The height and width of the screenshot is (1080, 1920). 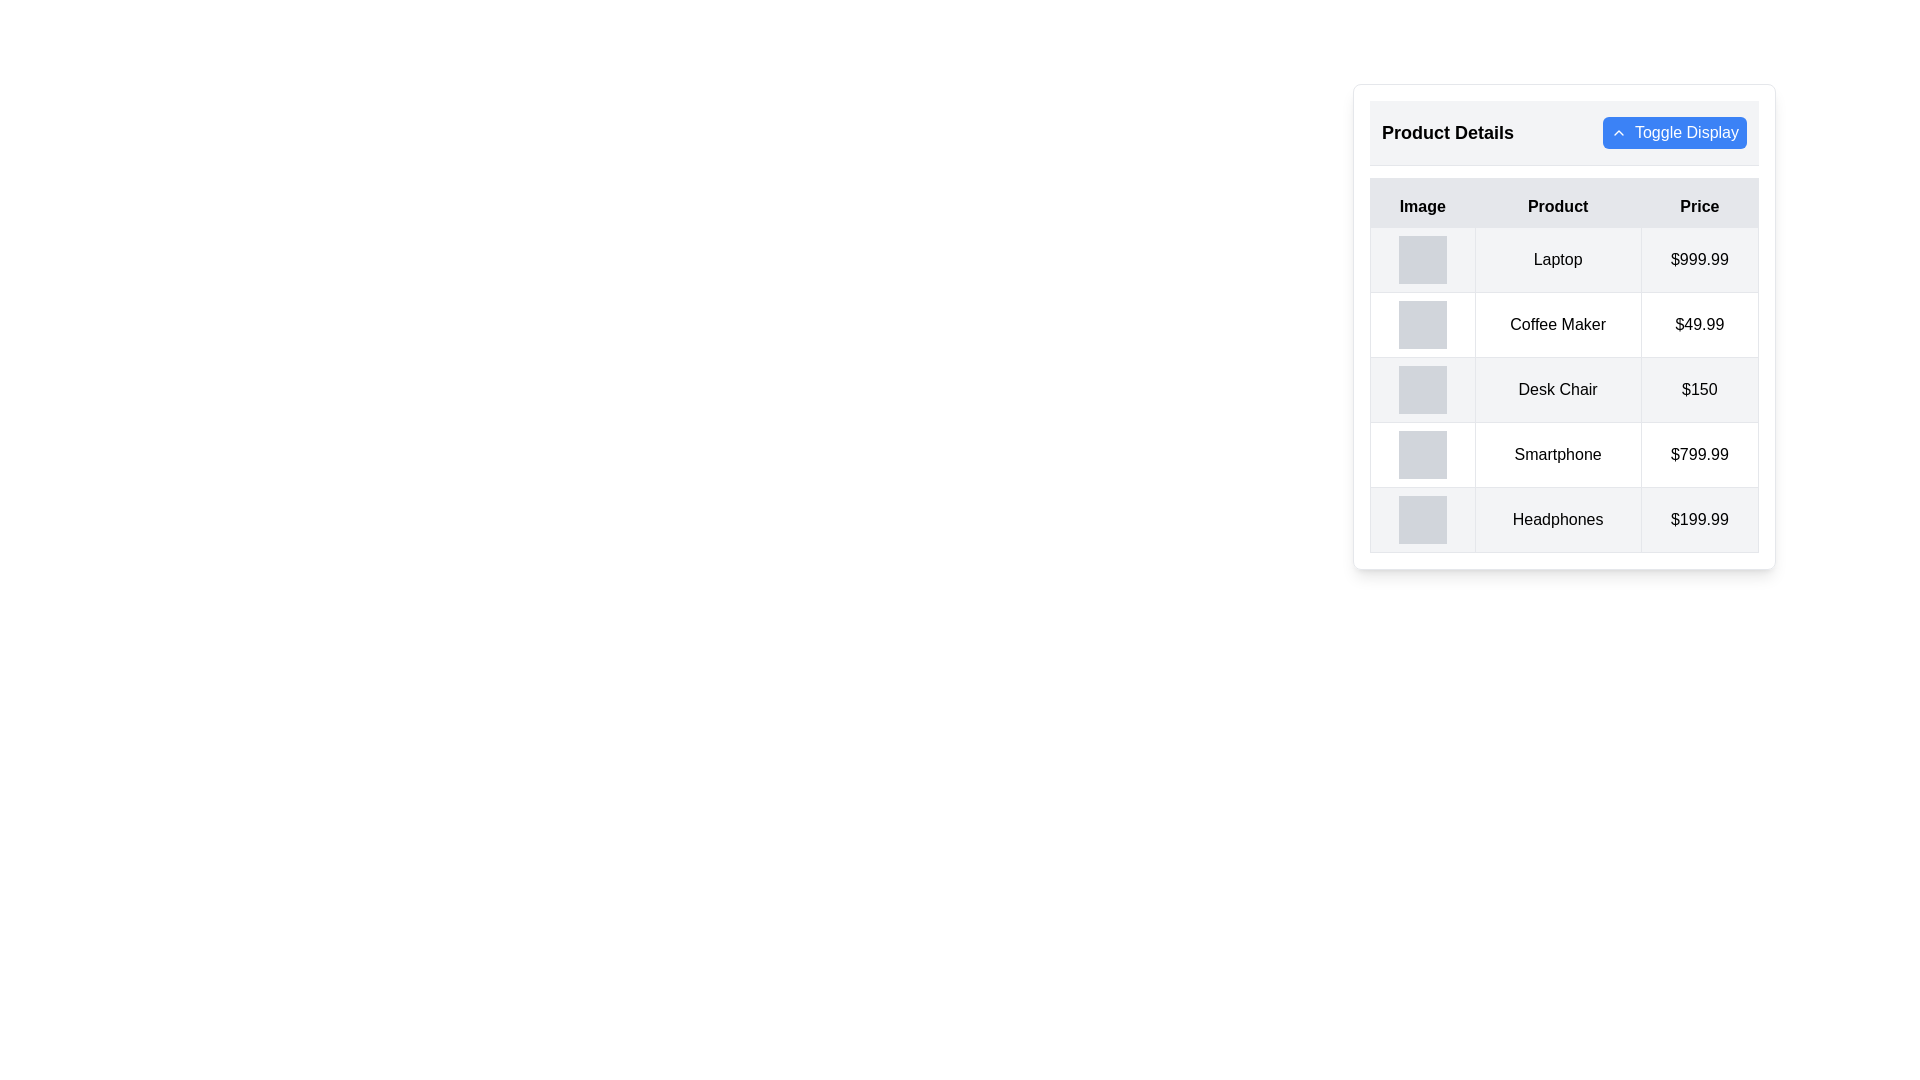 What do you see at coordinates (1698, 258) in the screenshot?
I see `the static text displaying the price of the product, located in the third column of the first row of the table, adjacent to 'Laptop' in the second column` at bounding box center [1698, 258].